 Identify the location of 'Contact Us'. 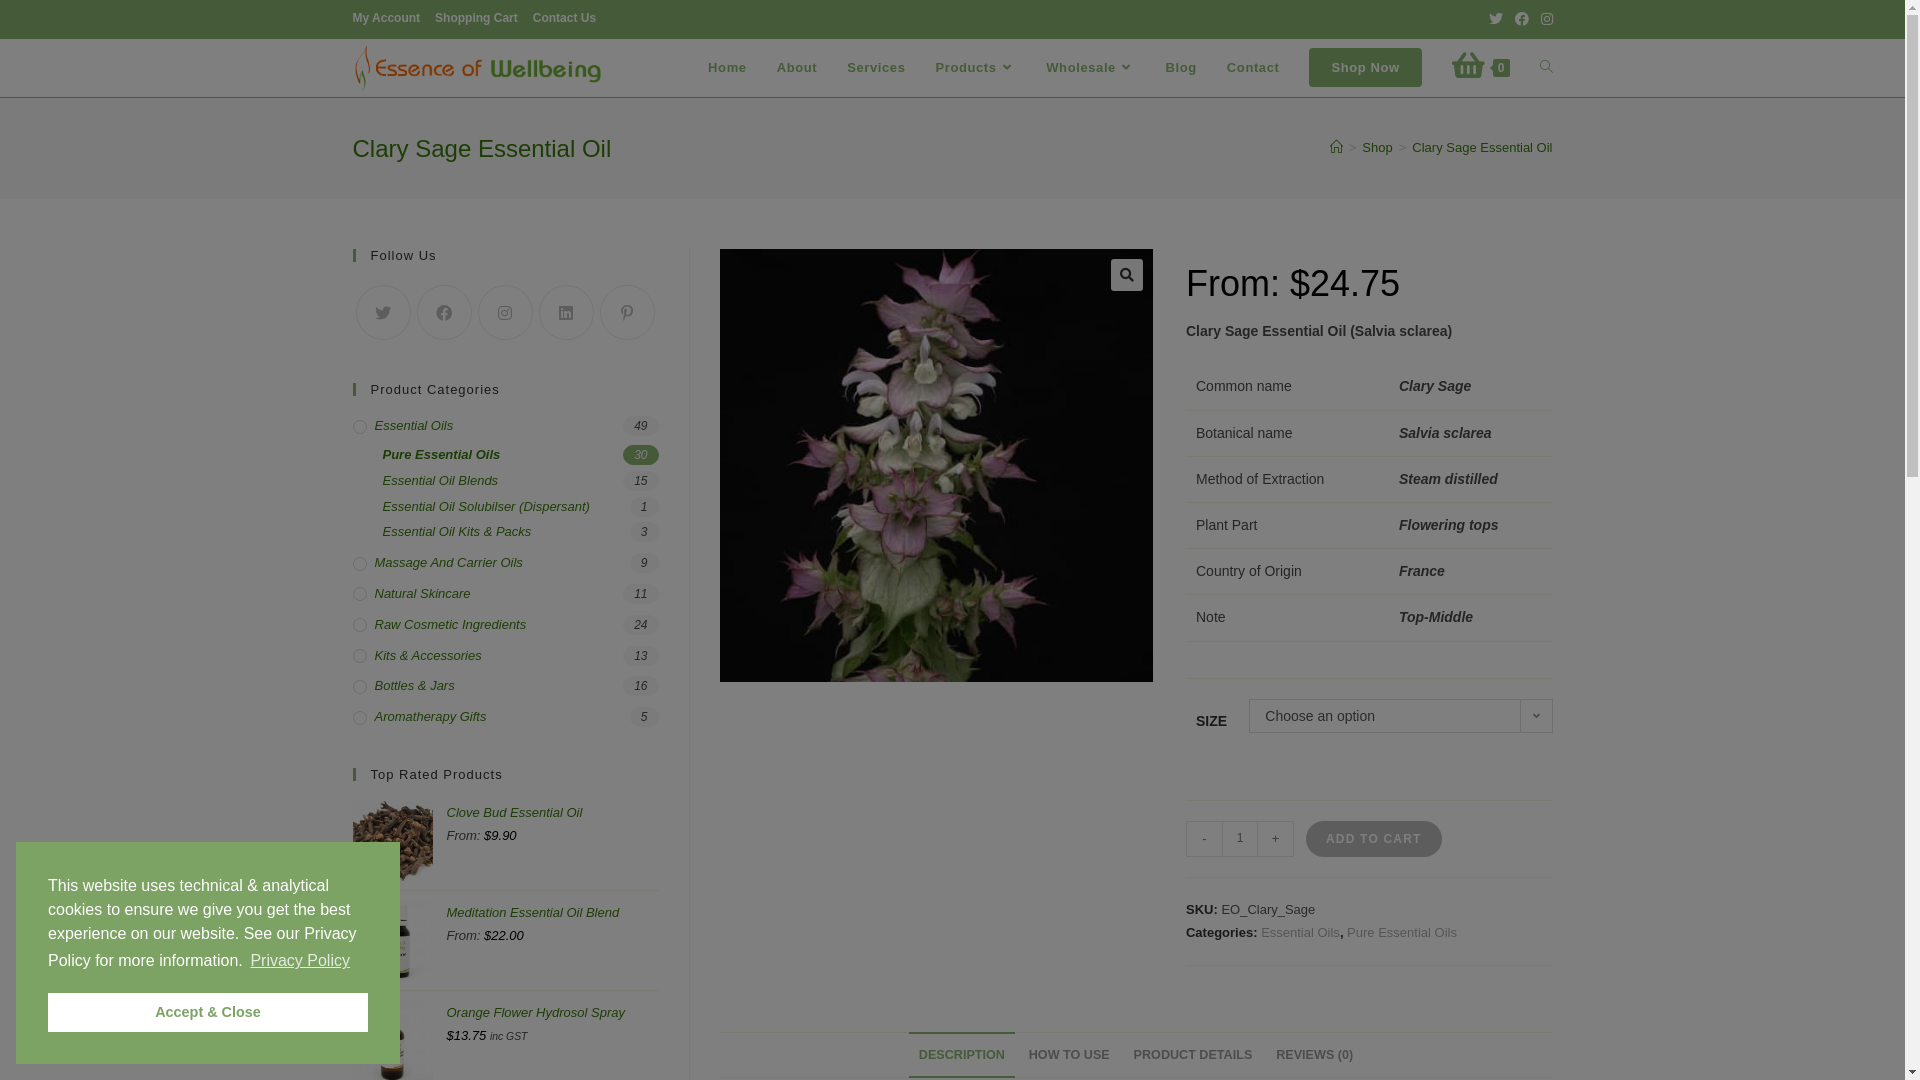
(563, 19).